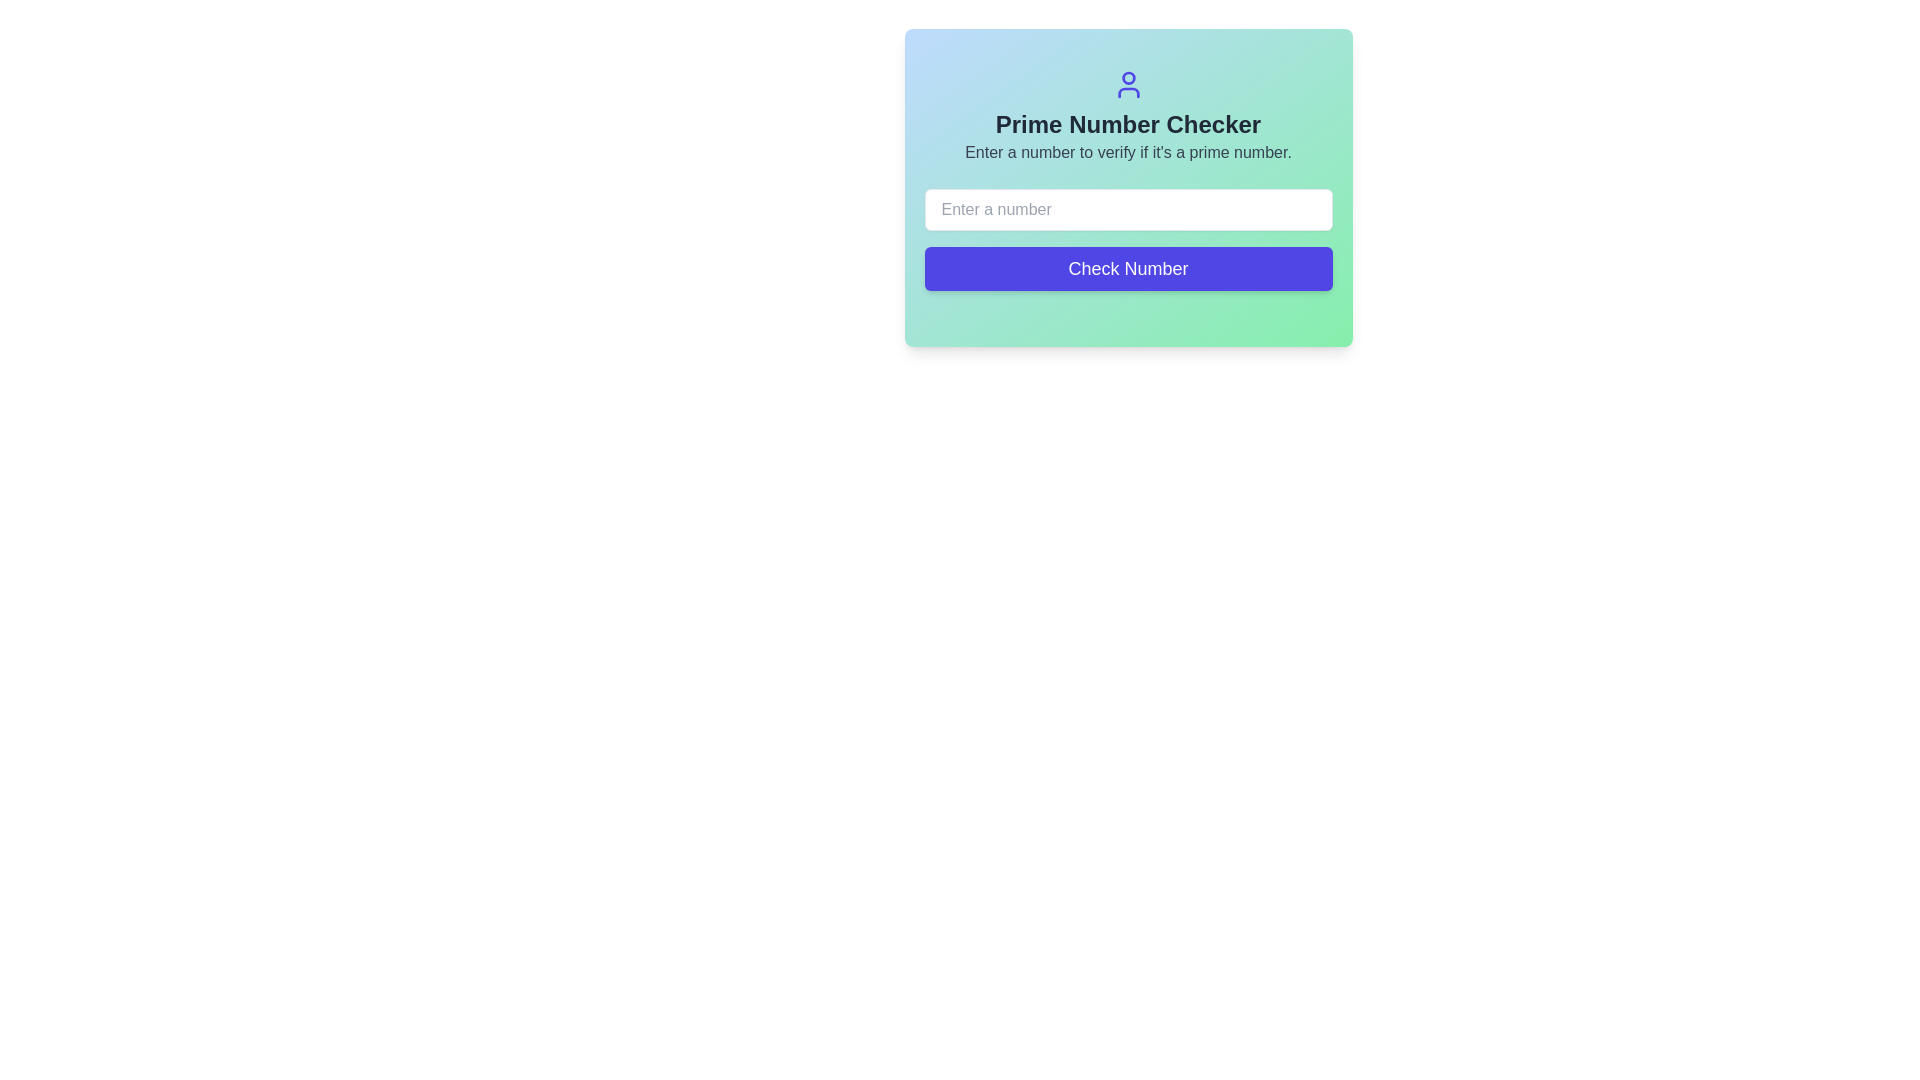 Image resolution: width=1920 pixels, height=1080 pixels. What do you see at coordinates (1128, 77) in the screenshot?
I see `the Circle element in the SVG graphic representing the user's head, located at the center-top of the card` at bounding box center [1128, 77].